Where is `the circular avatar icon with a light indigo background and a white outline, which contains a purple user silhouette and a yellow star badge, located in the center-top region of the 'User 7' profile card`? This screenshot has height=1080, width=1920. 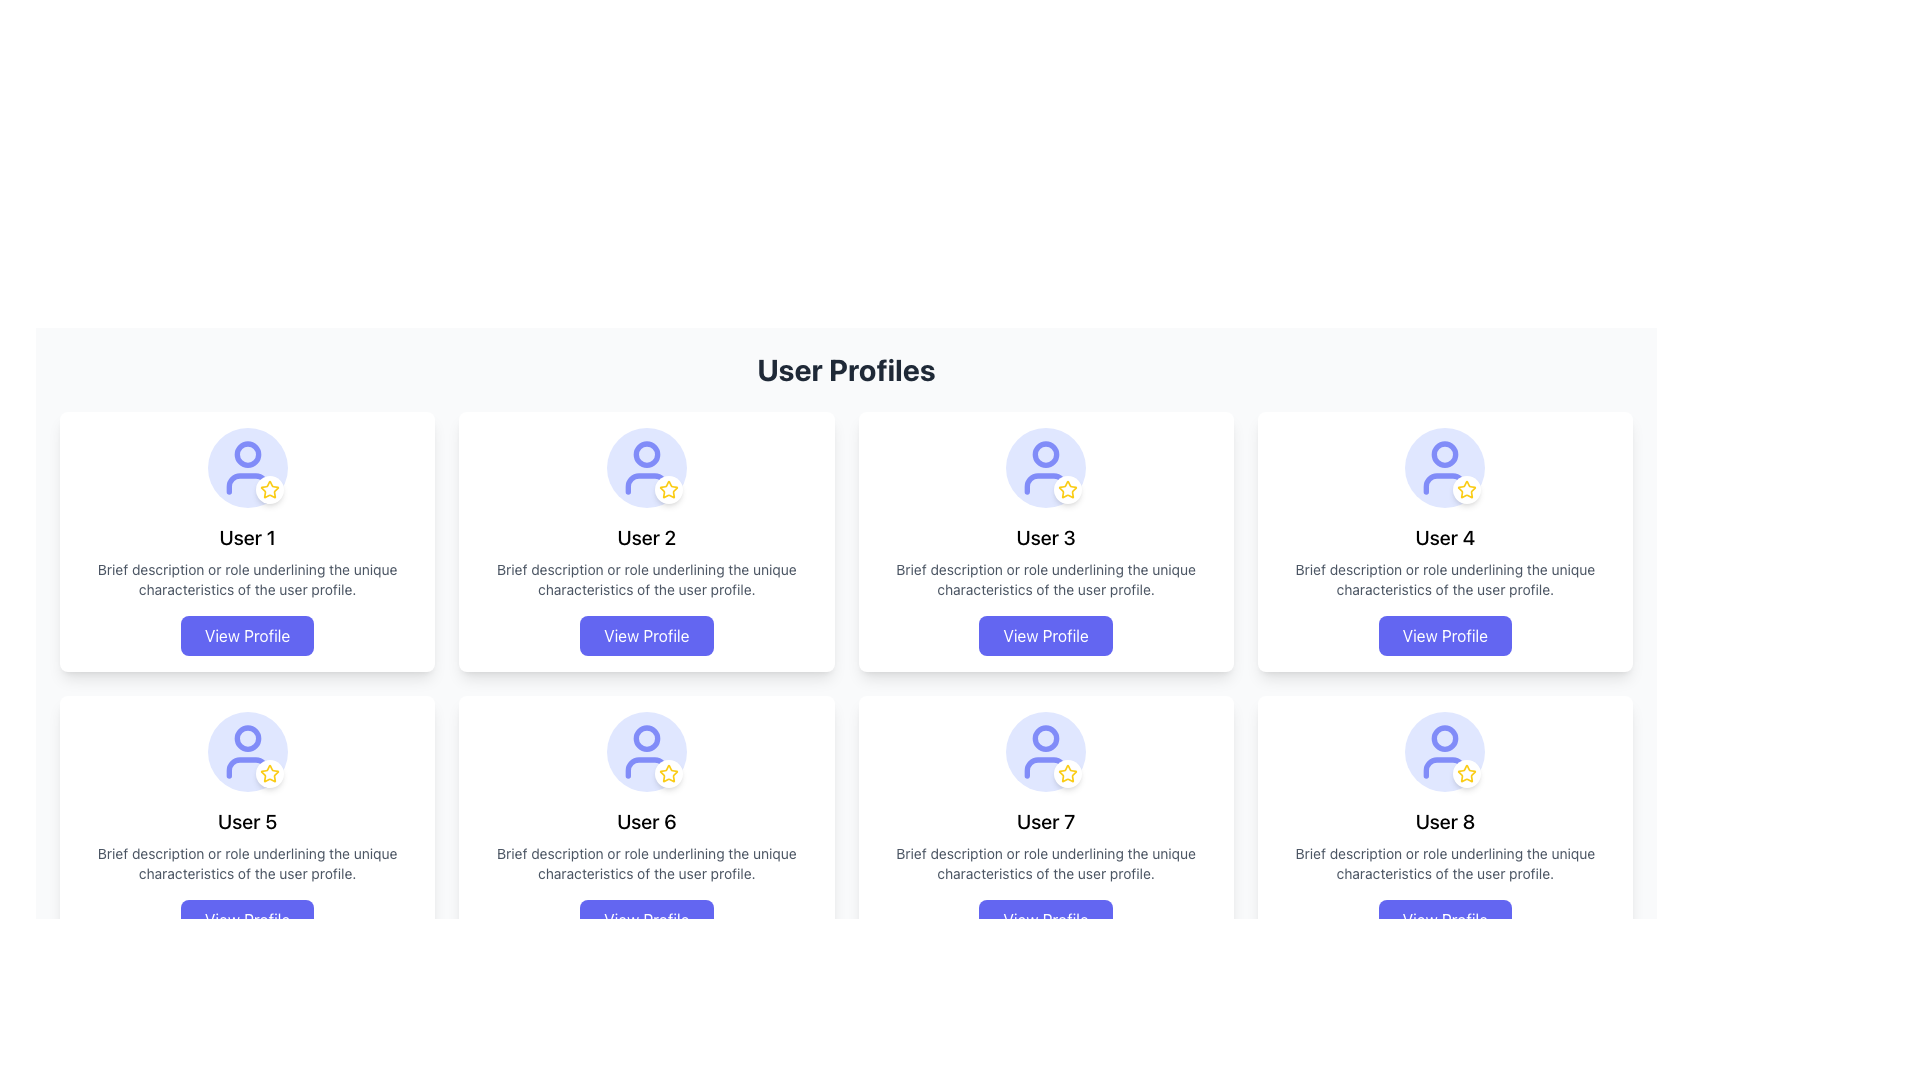 the circular avatar icon with a light indigo background and a white outline, which contains a purple user silhouette and a yellow star badge, located in the center-top region of the 'User 7' profile card is located at coordinates (1045, 752).